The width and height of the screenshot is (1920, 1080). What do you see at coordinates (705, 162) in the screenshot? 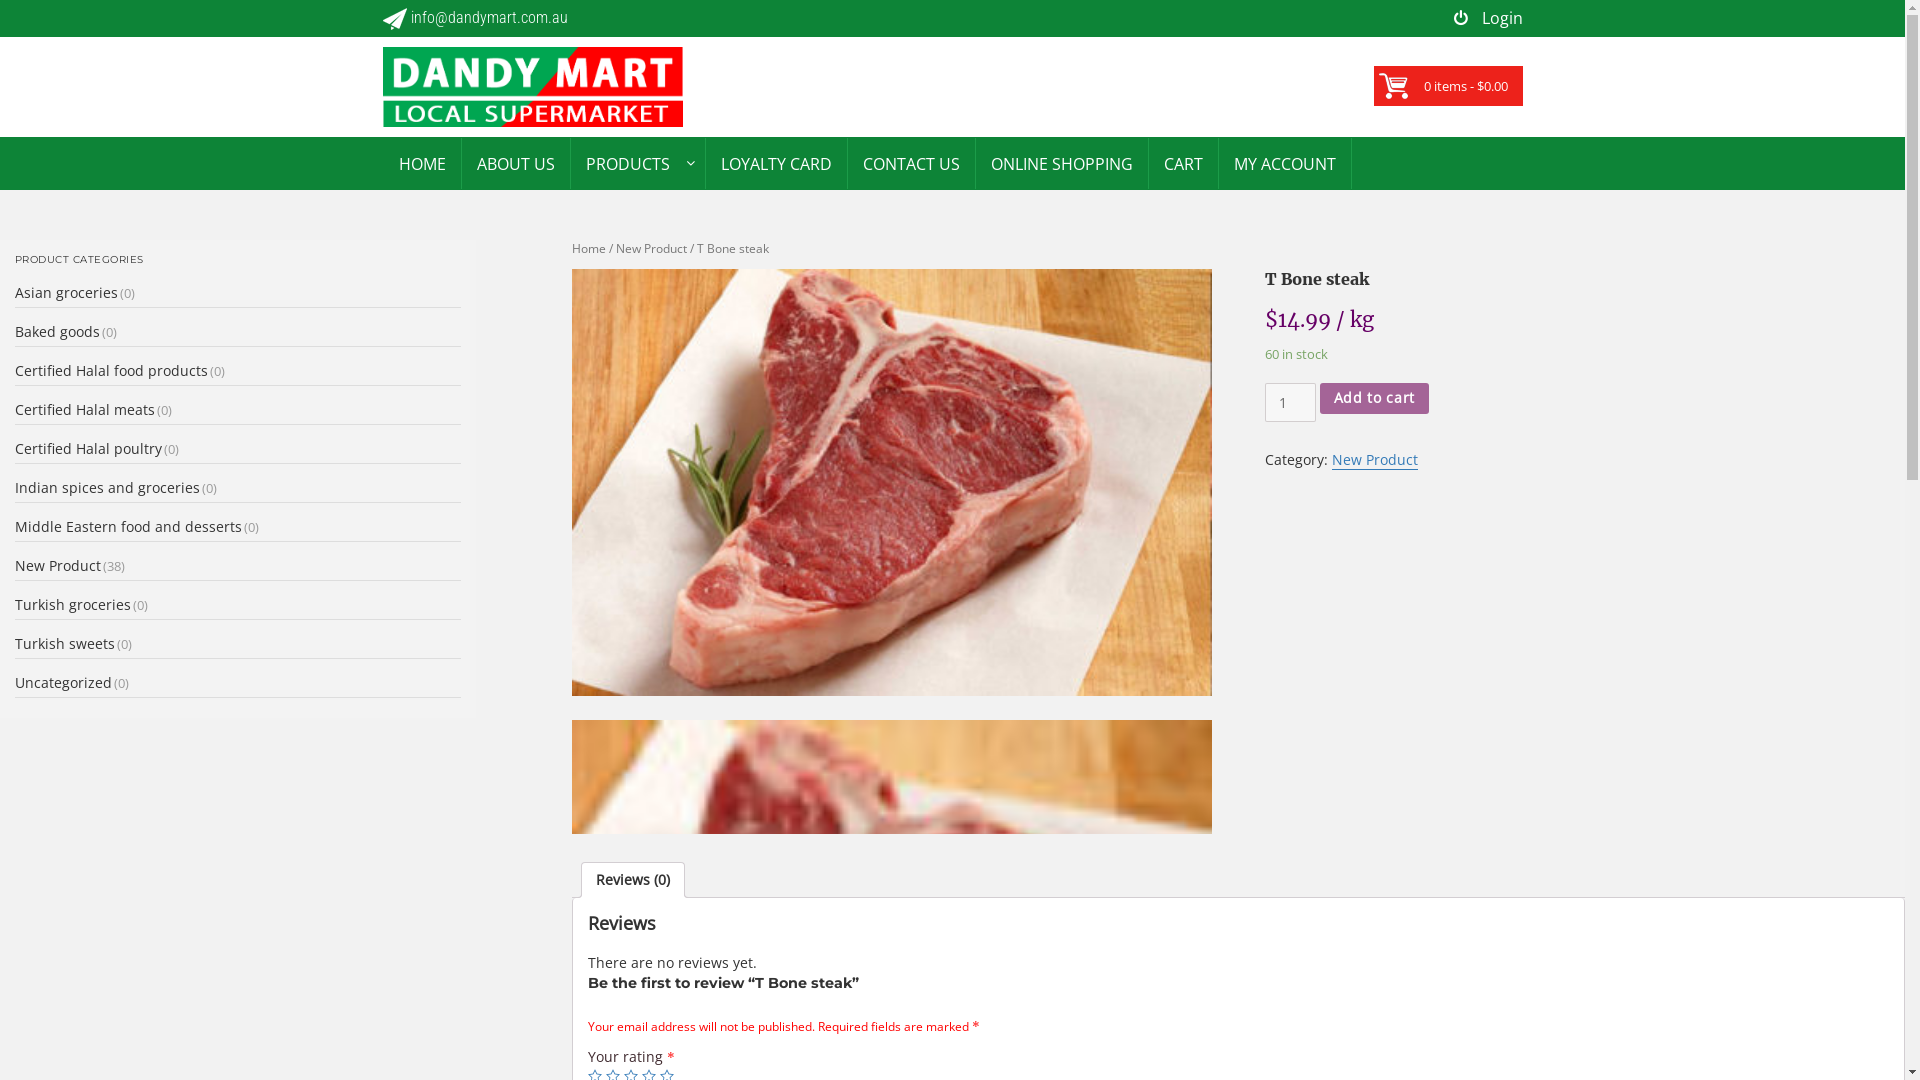
I see `'LOYALTY CARD'` at bounding box center [705, 162].